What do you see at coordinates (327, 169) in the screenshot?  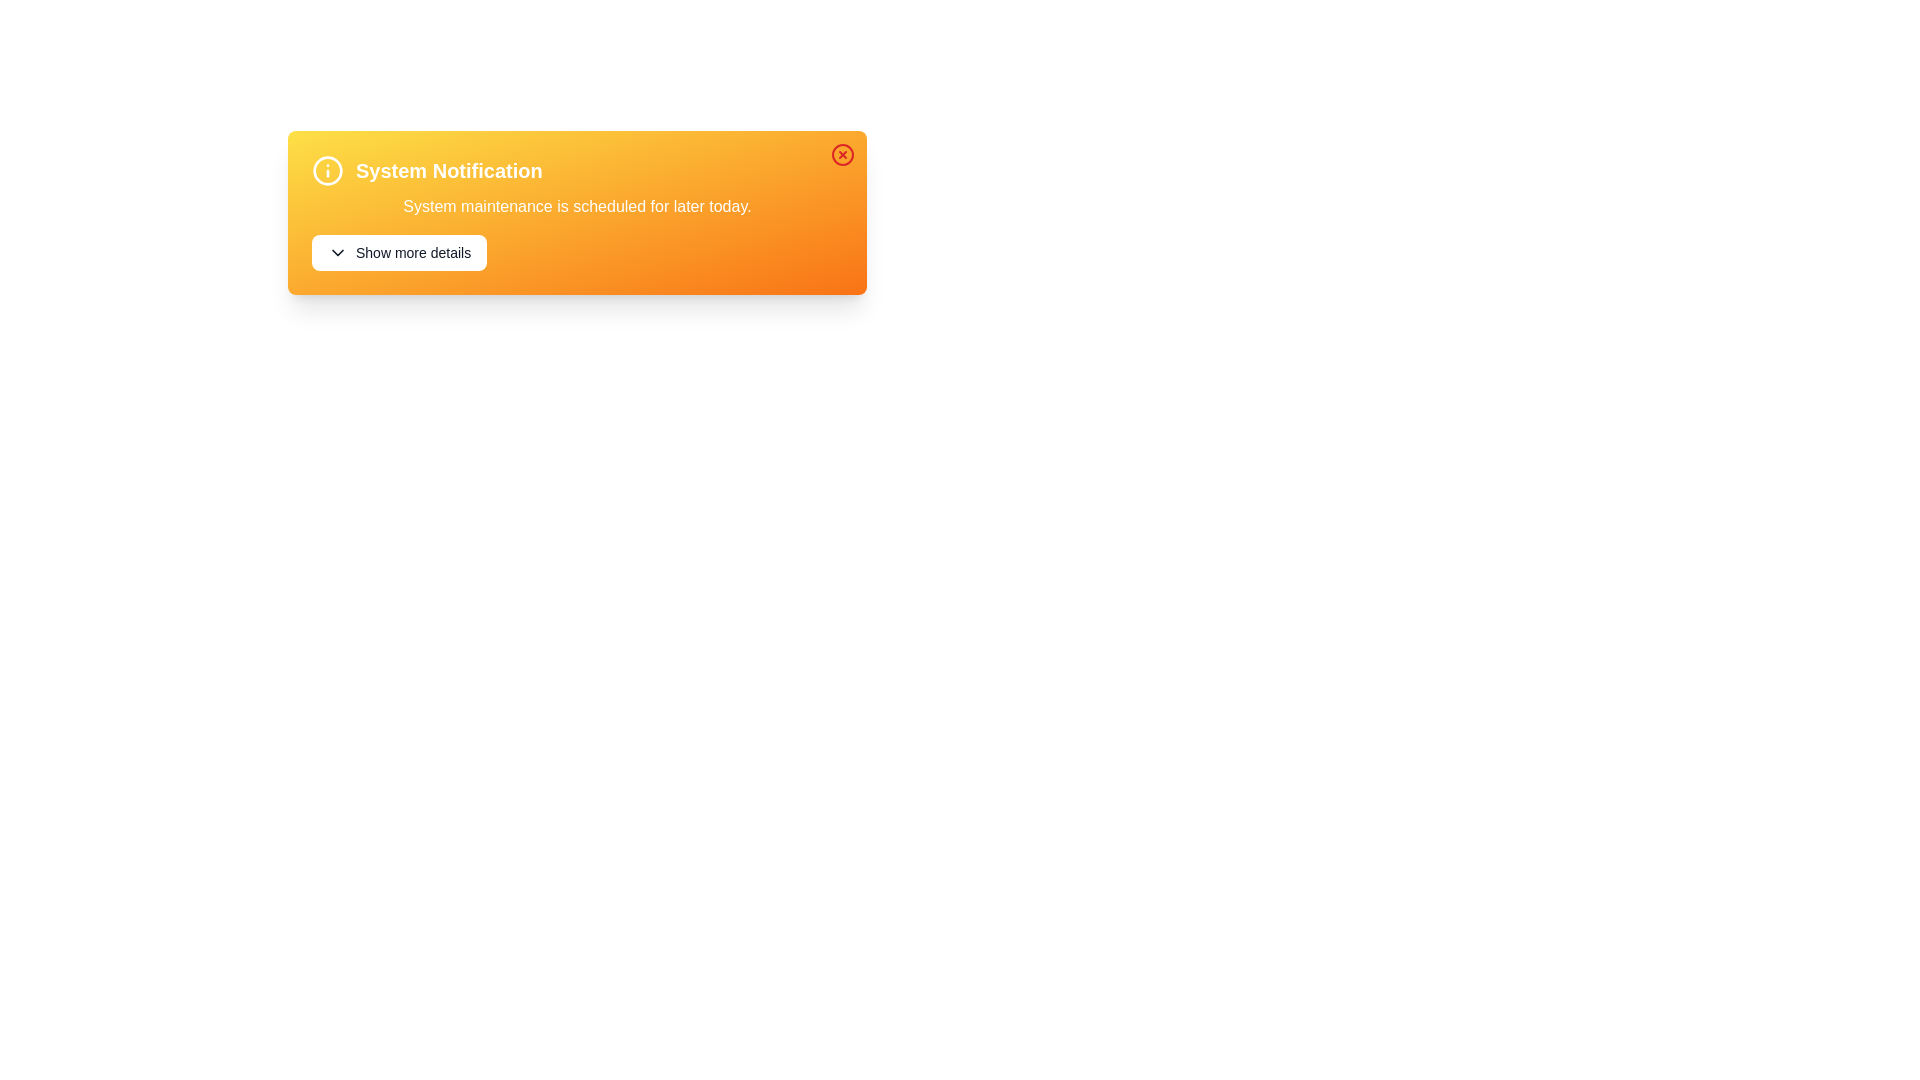 I see `the notification icon and extract its visual details` at bounding box center [327, 169].